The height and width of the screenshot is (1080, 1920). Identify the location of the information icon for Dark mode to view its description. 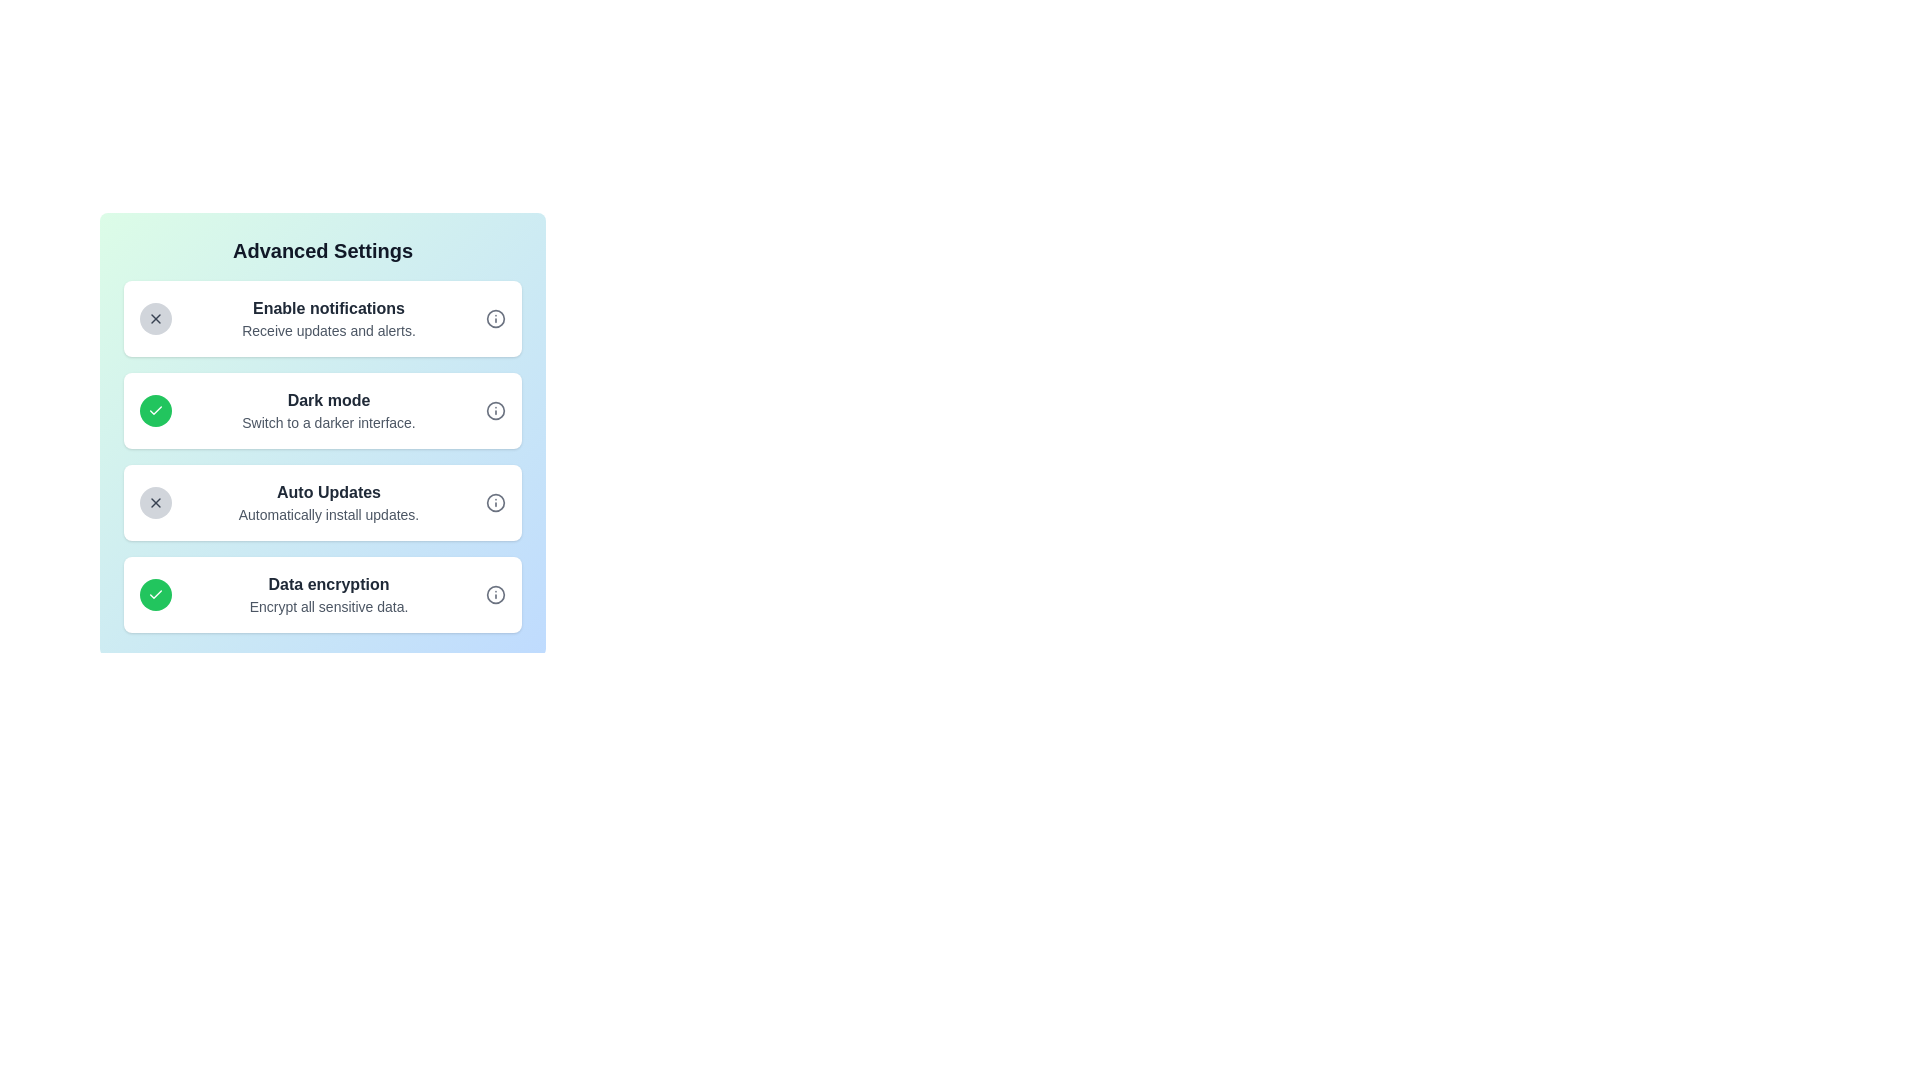
(495, 410).